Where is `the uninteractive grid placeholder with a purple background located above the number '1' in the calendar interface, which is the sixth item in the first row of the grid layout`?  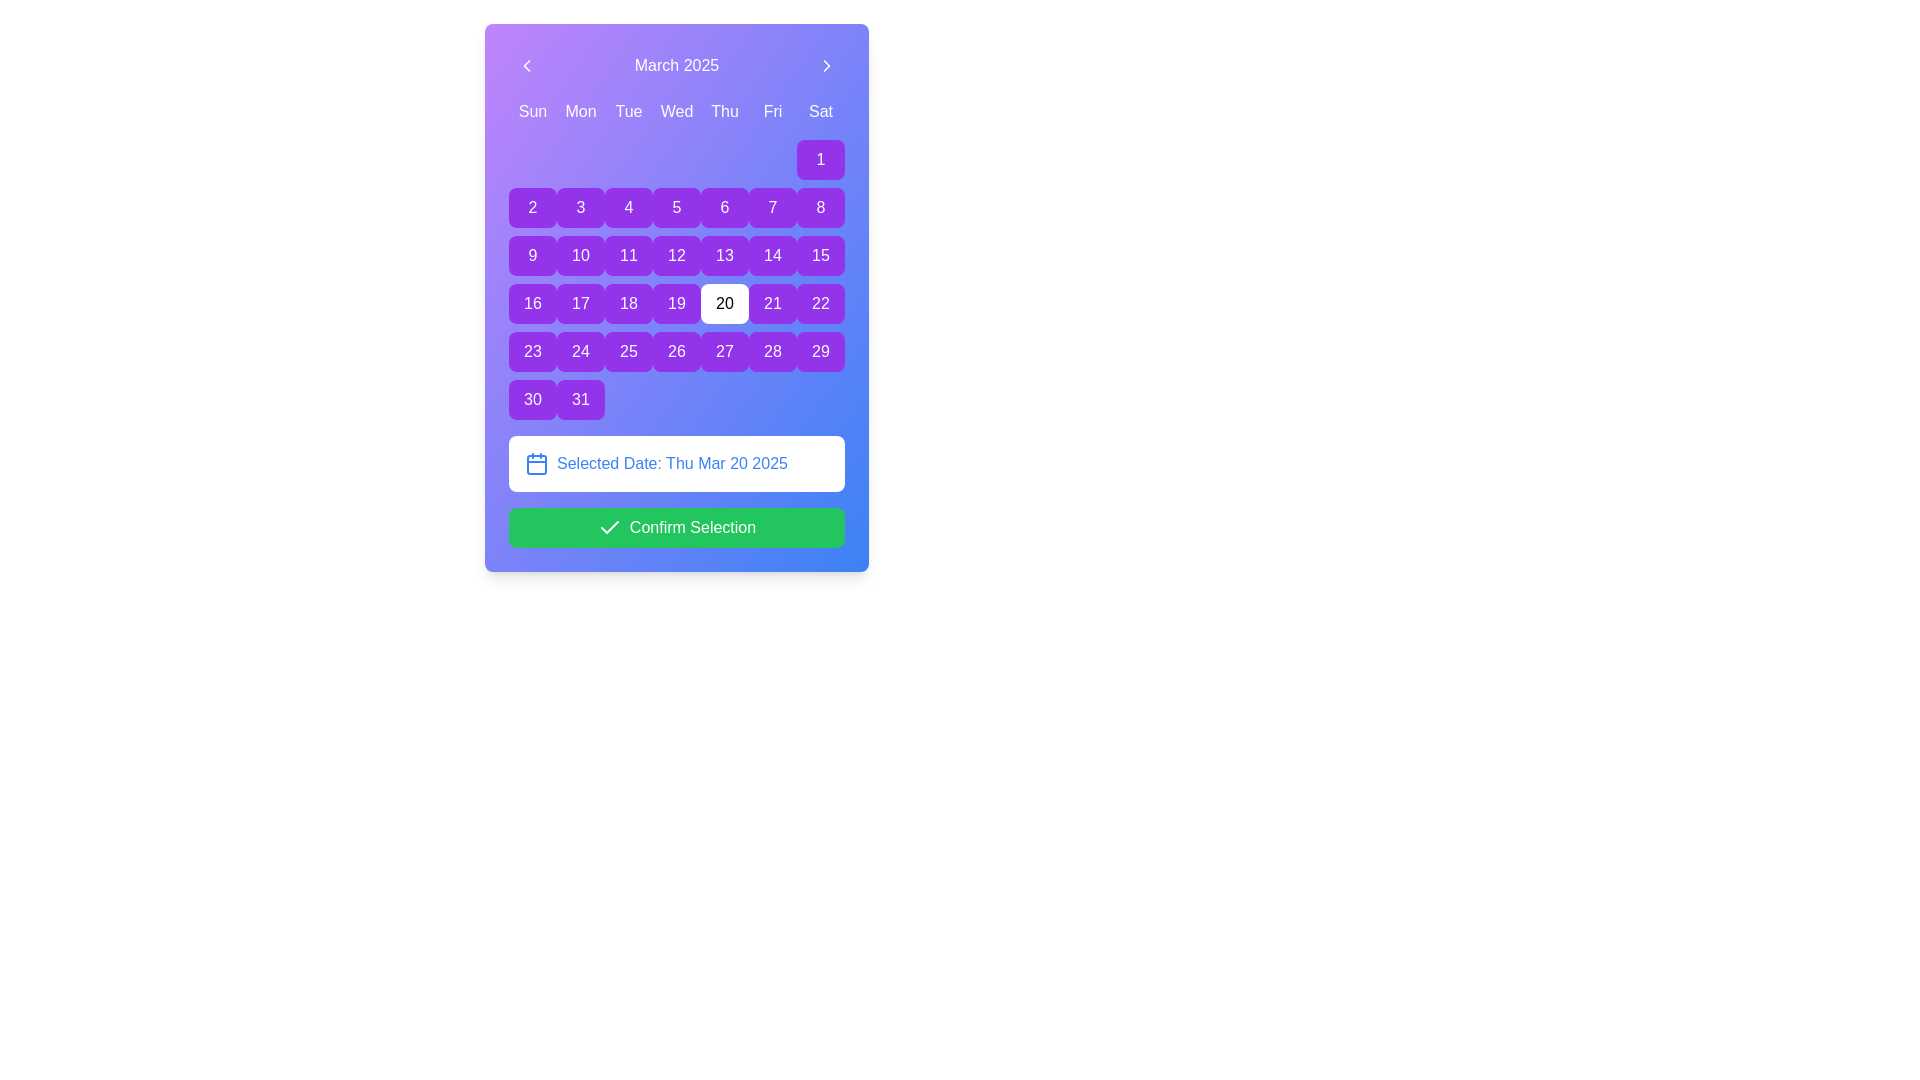 the uninteractive grid placeholder with a purple background located above the number '1' in the calendar interface, which is the sixth item in the first row of the grid layout is located at coordinates (771, 158).